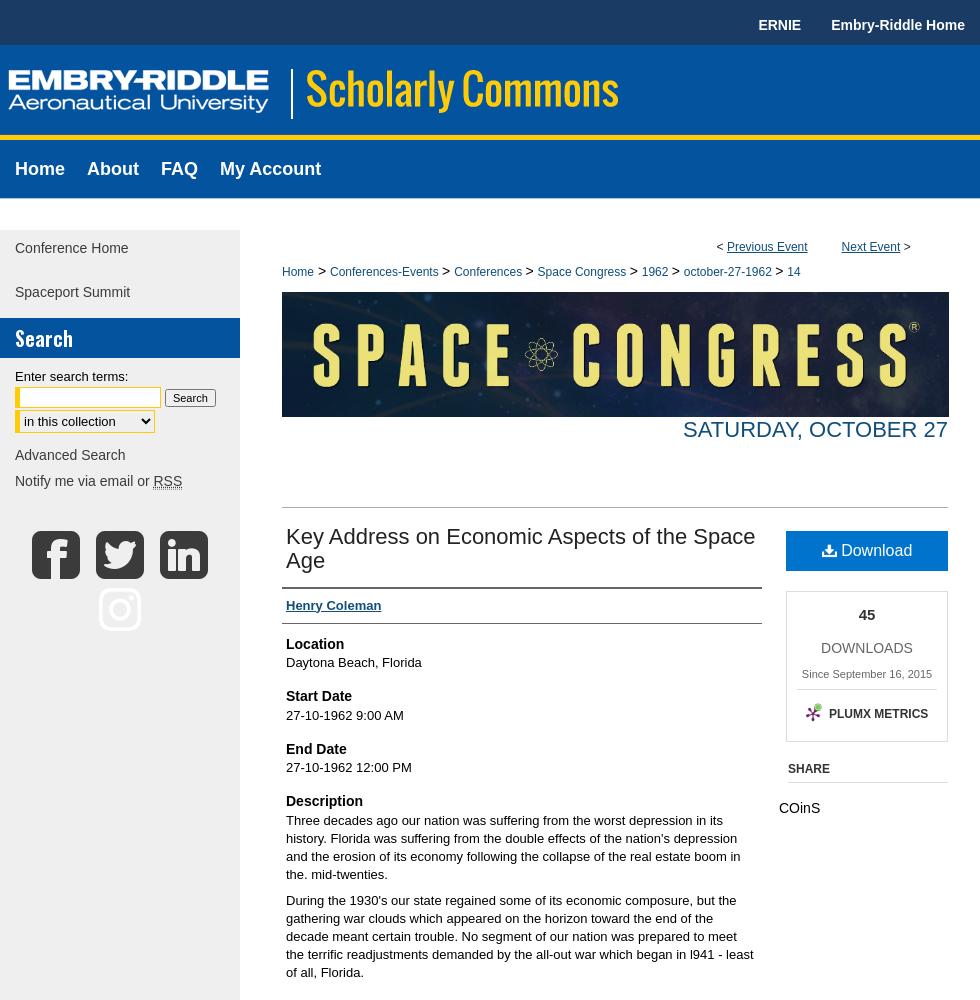  I want to click on 'COinS', so click(779, 807).